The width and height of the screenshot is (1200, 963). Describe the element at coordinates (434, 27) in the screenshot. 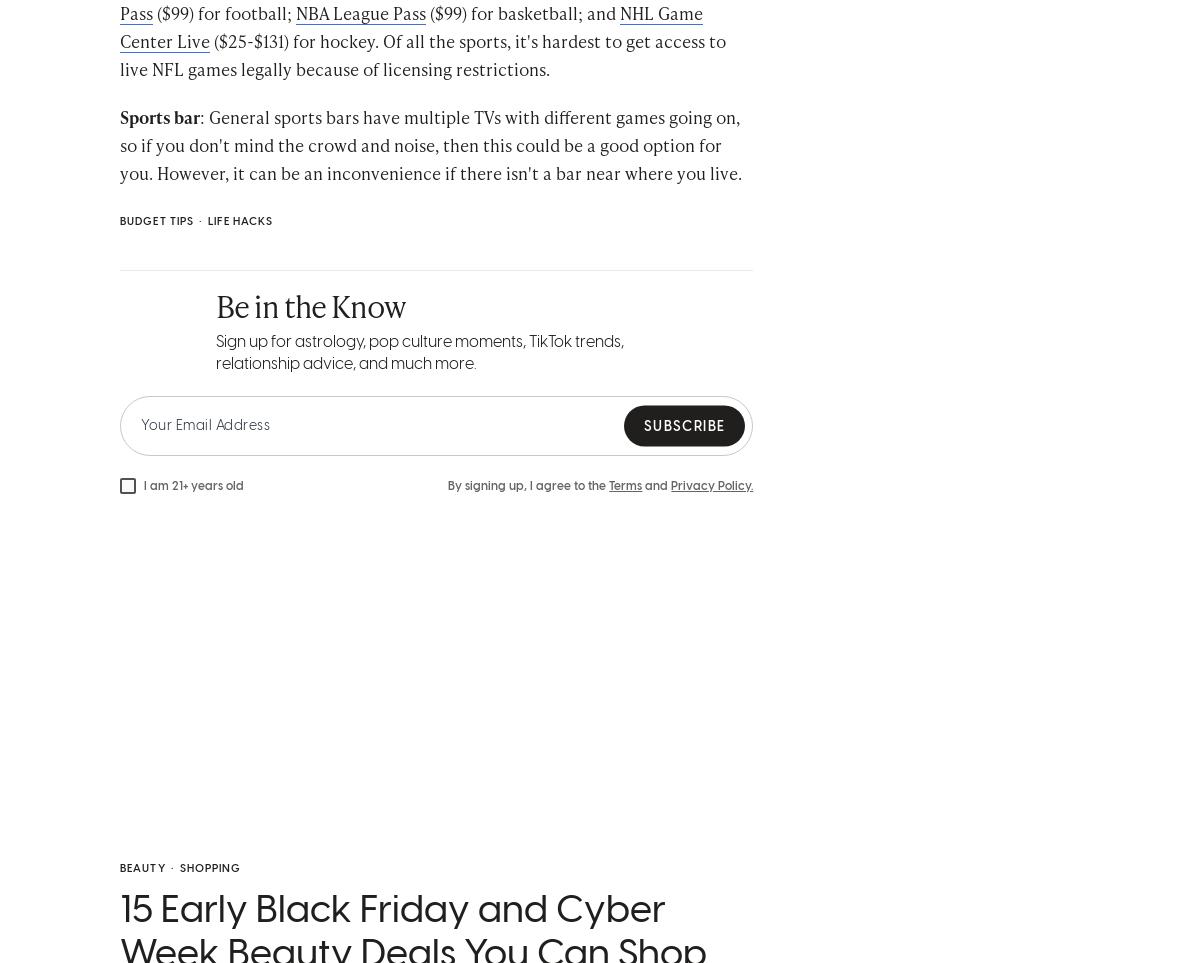

I see `'NFL Game Pass'` at that location.